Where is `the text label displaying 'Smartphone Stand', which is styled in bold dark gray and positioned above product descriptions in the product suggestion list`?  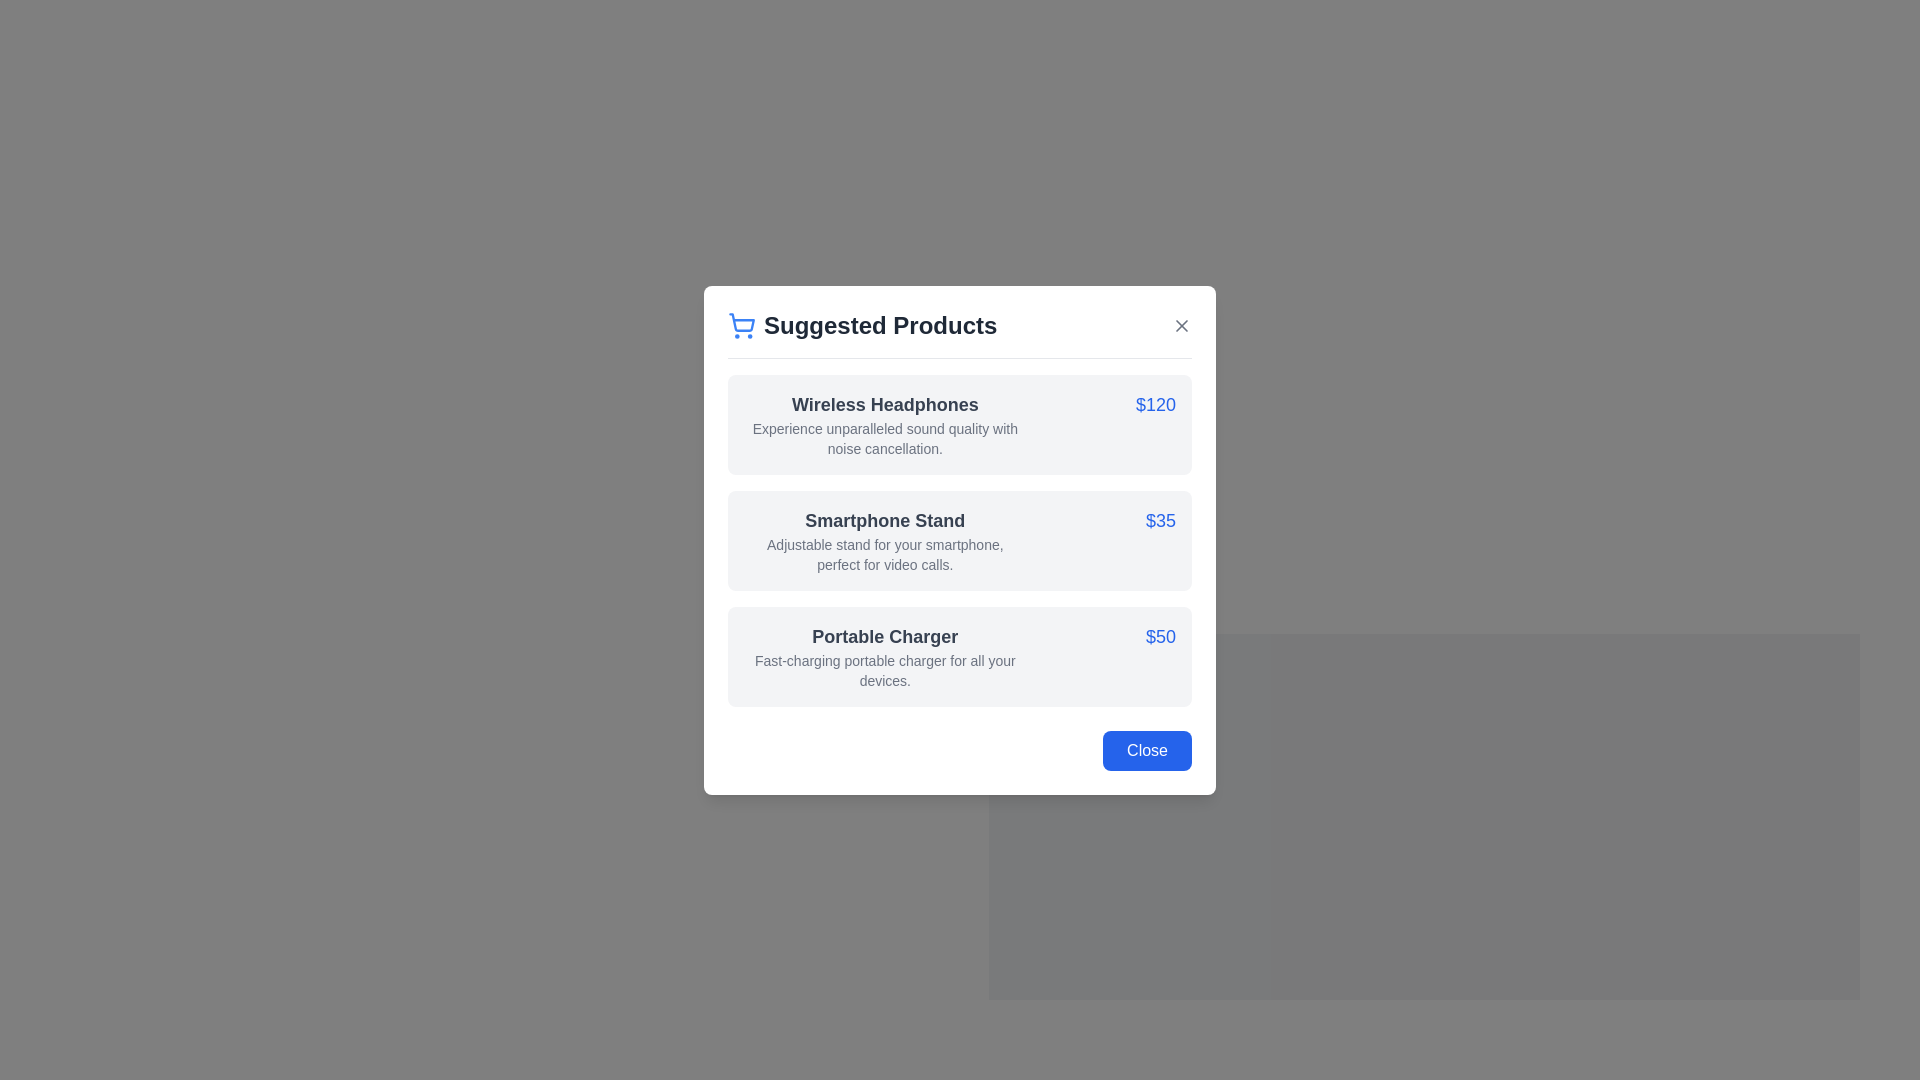
the text label displaying 'Smartphone Stand', which is styled in bold dark gray and positioned above product descriptions in the product suggestion list is located at coordinates (884, 519).